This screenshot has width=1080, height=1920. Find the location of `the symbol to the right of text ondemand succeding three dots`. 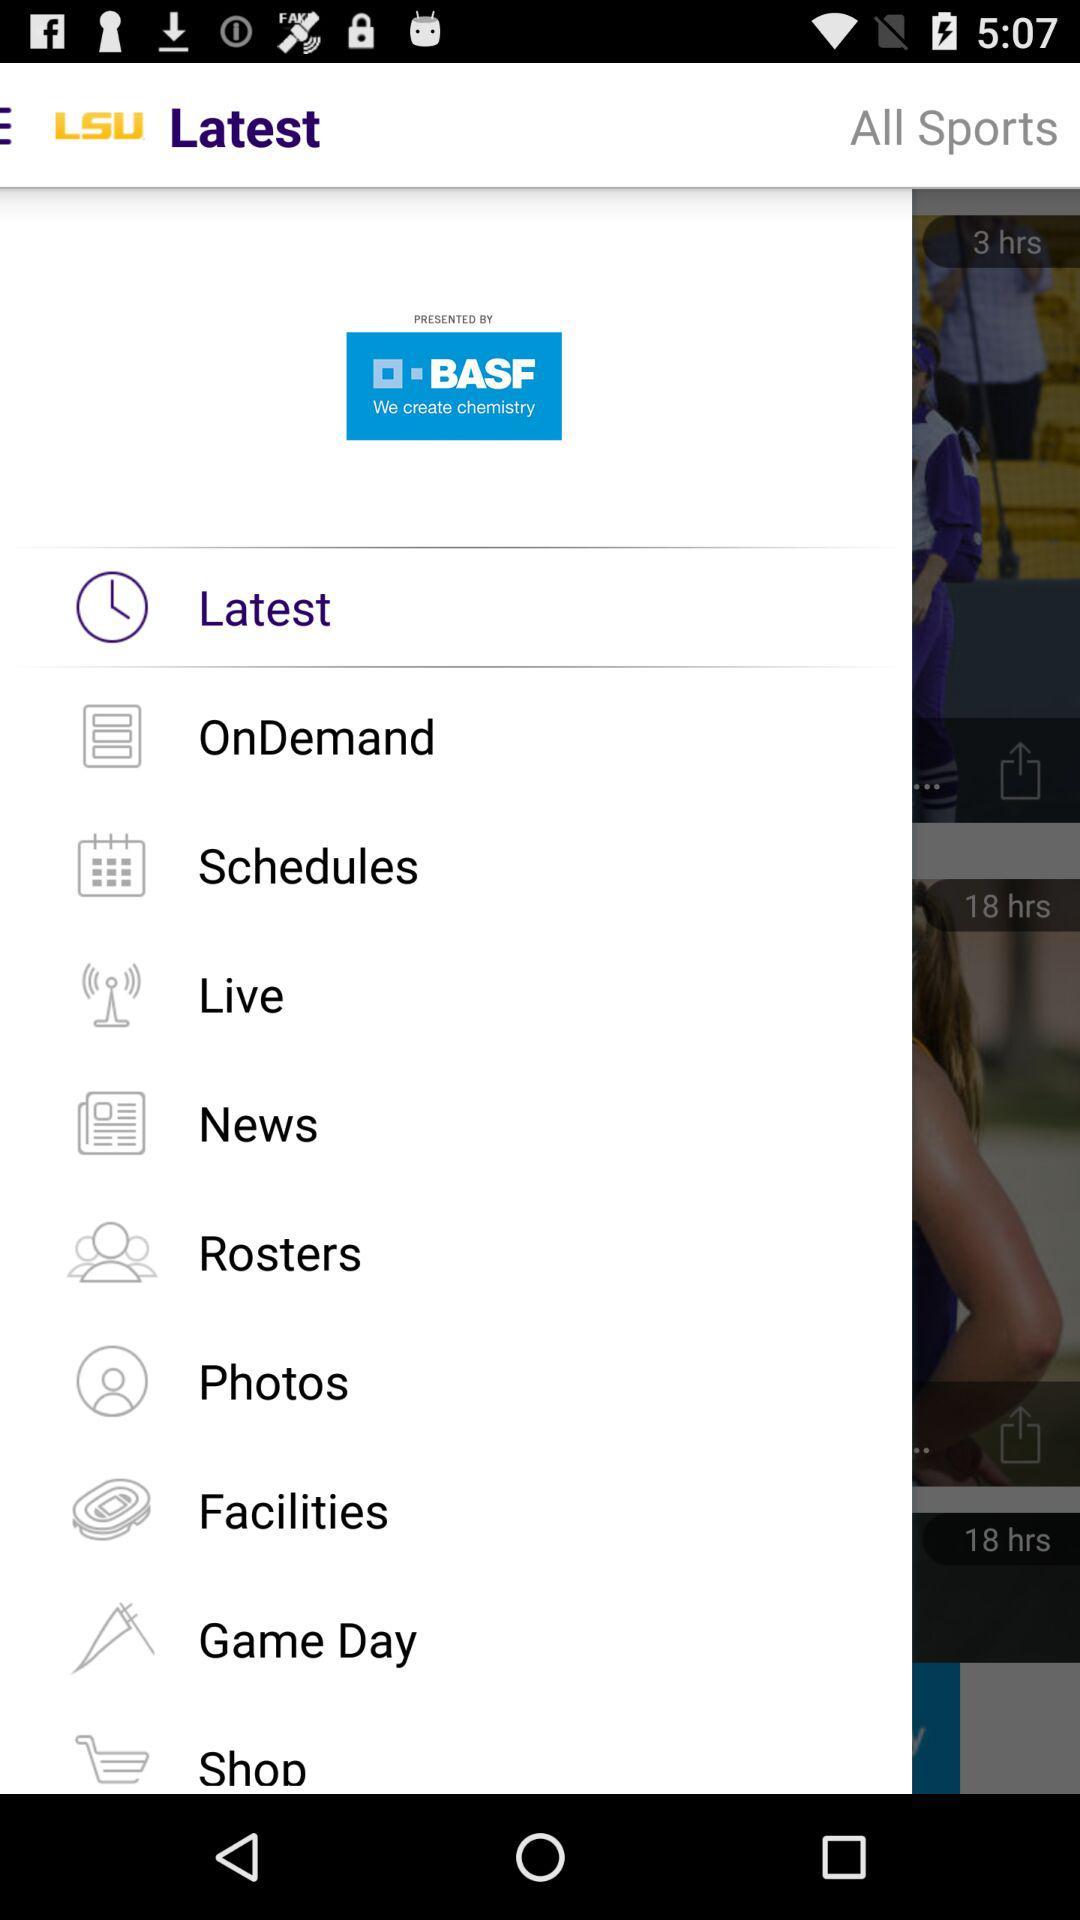

the symbol to the right of text ondemand succeding three dots is located at coordinates (1020, 769).